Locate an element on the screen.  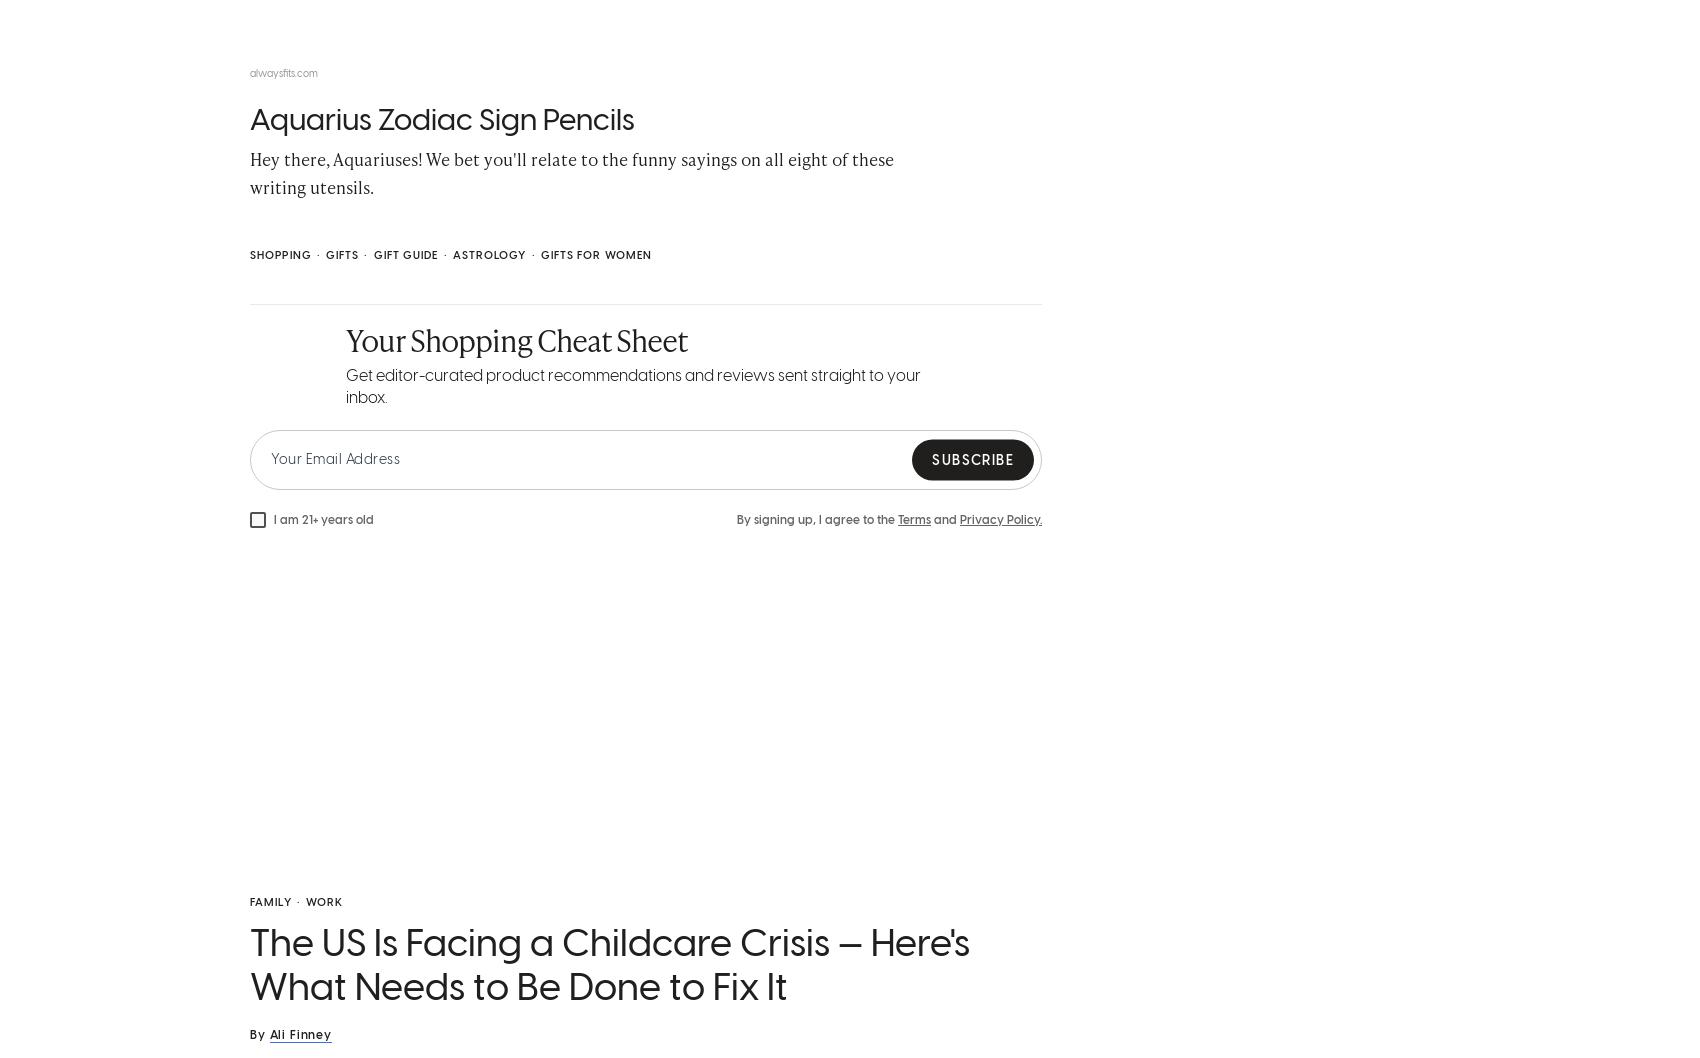
'Shopping' is located at coordinates (280, 260).